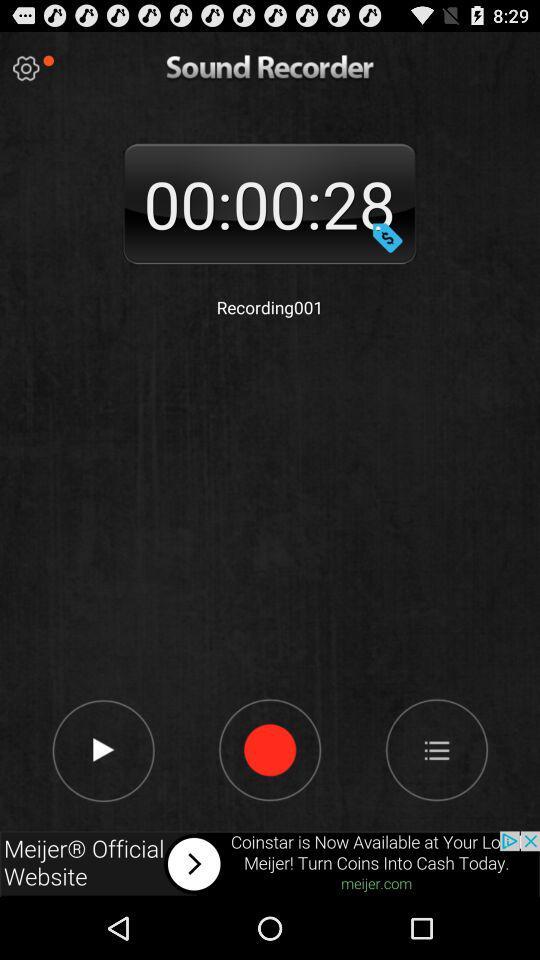  What do you see at coordinates (25, 68) in the screenshot?
I see `setting` at bounding box center [25, 68].